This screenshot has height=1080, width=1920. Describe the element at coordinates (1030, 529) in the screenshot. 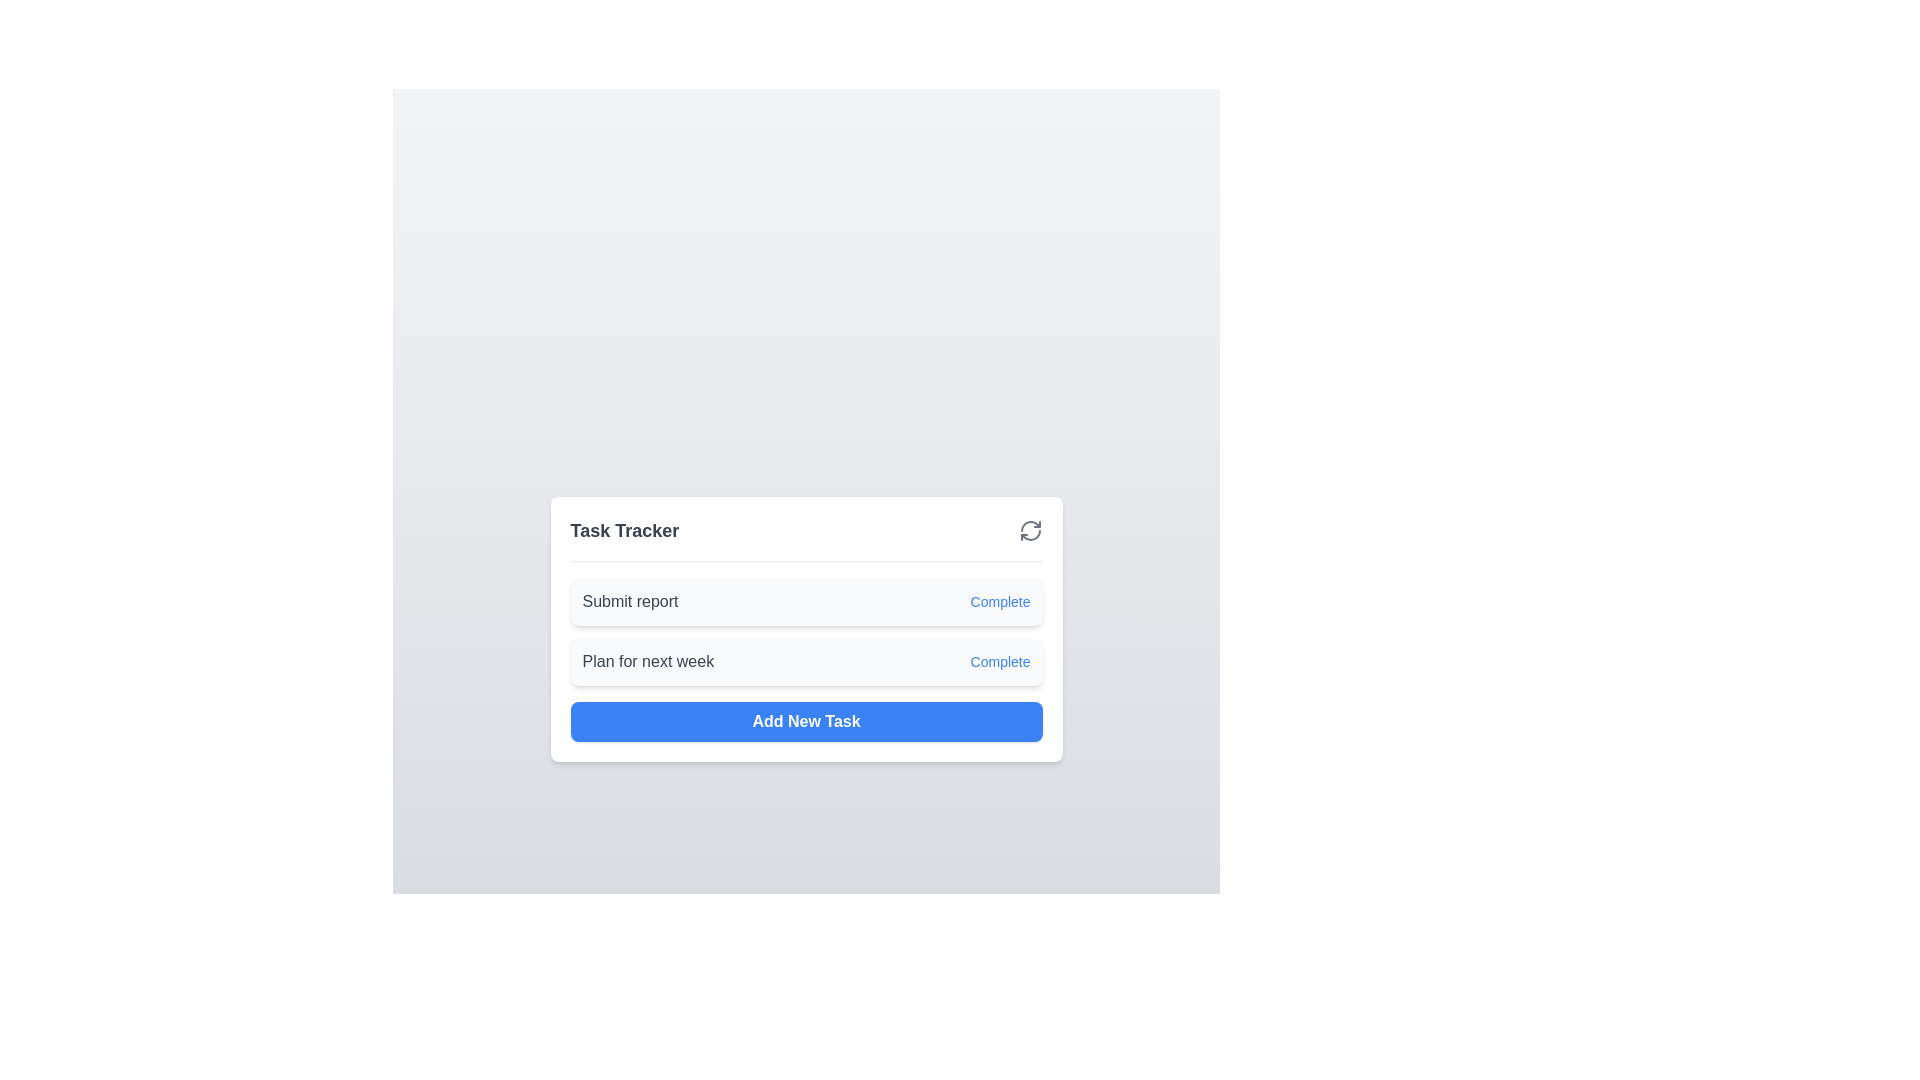

I see `the refresh icon, which is a small gray circular arrow located to the right of the 'Task Tracker' title in the top-right corner of the header section` at that location.